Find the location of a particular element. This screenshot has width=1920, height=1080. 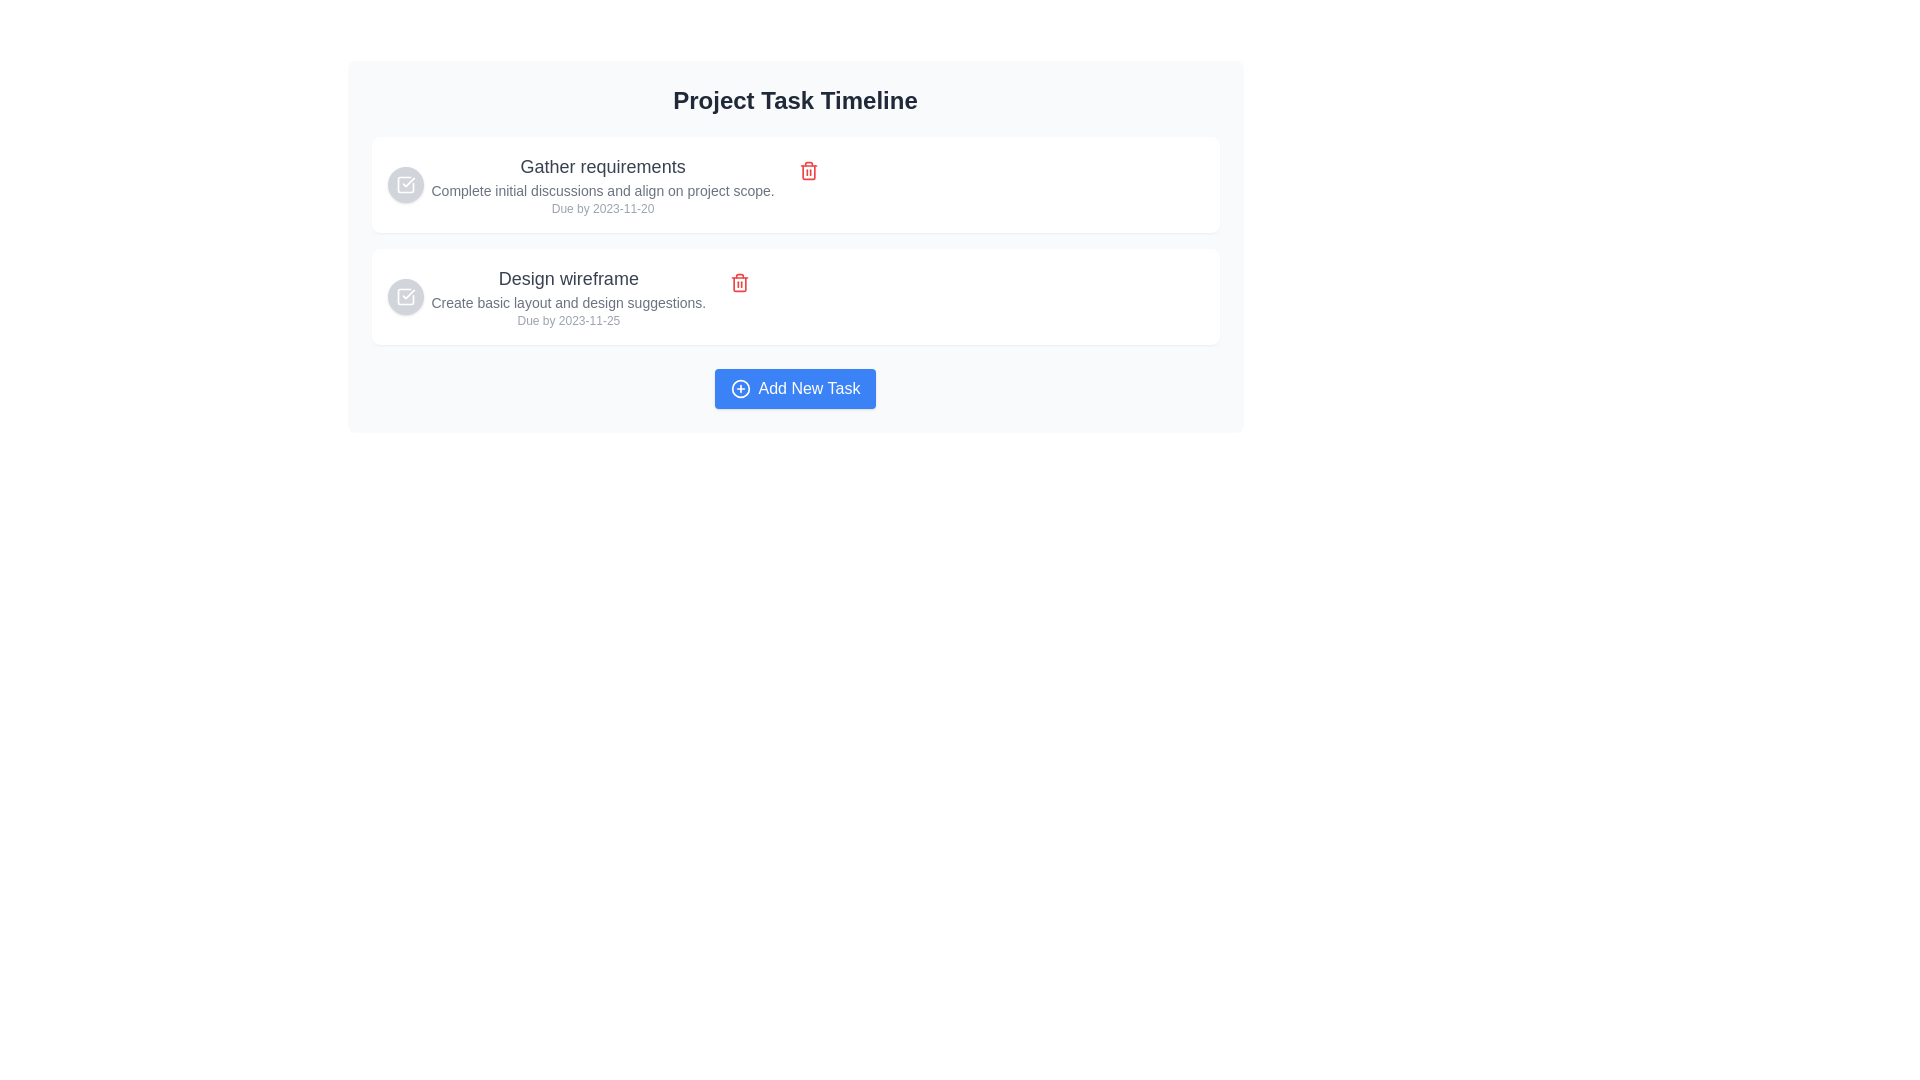

the addition icon located within the 'Add New Task' button, which is positioned to the left of the text label, indicating its role in creating a new task is located at coordinates (739, 389).